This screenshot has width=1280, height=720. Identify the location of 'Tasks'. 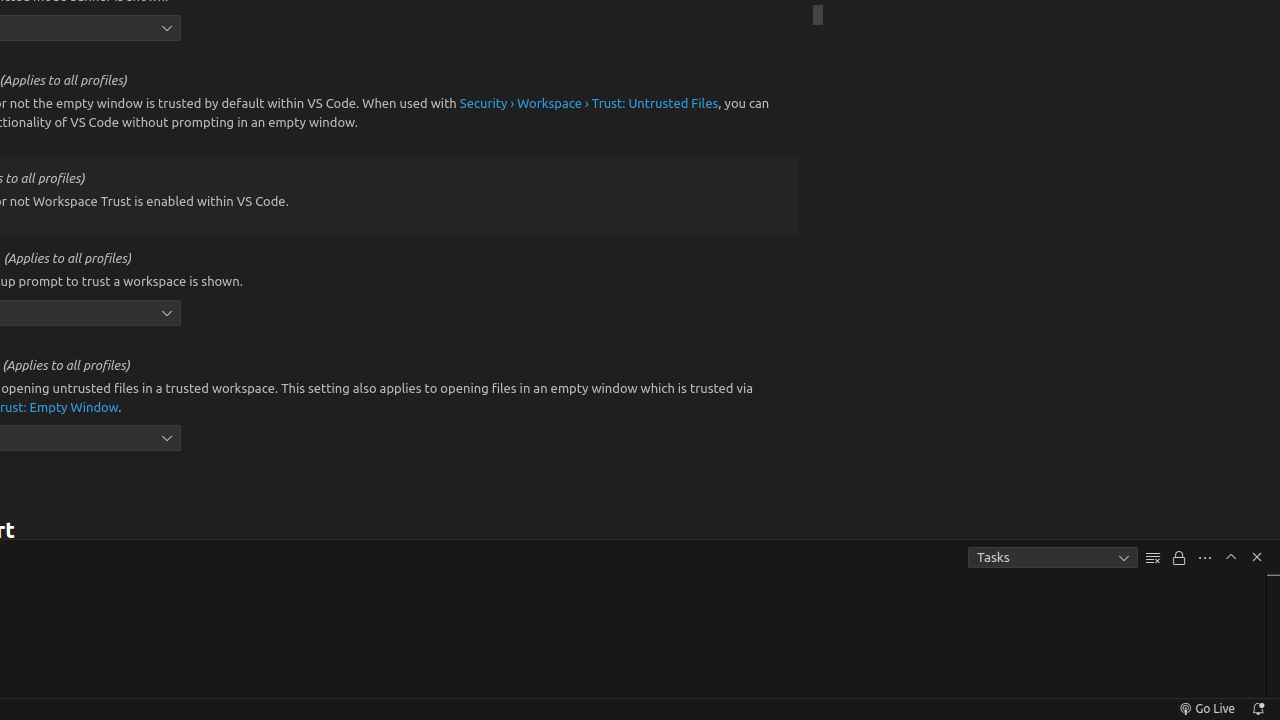
(1052, 557).